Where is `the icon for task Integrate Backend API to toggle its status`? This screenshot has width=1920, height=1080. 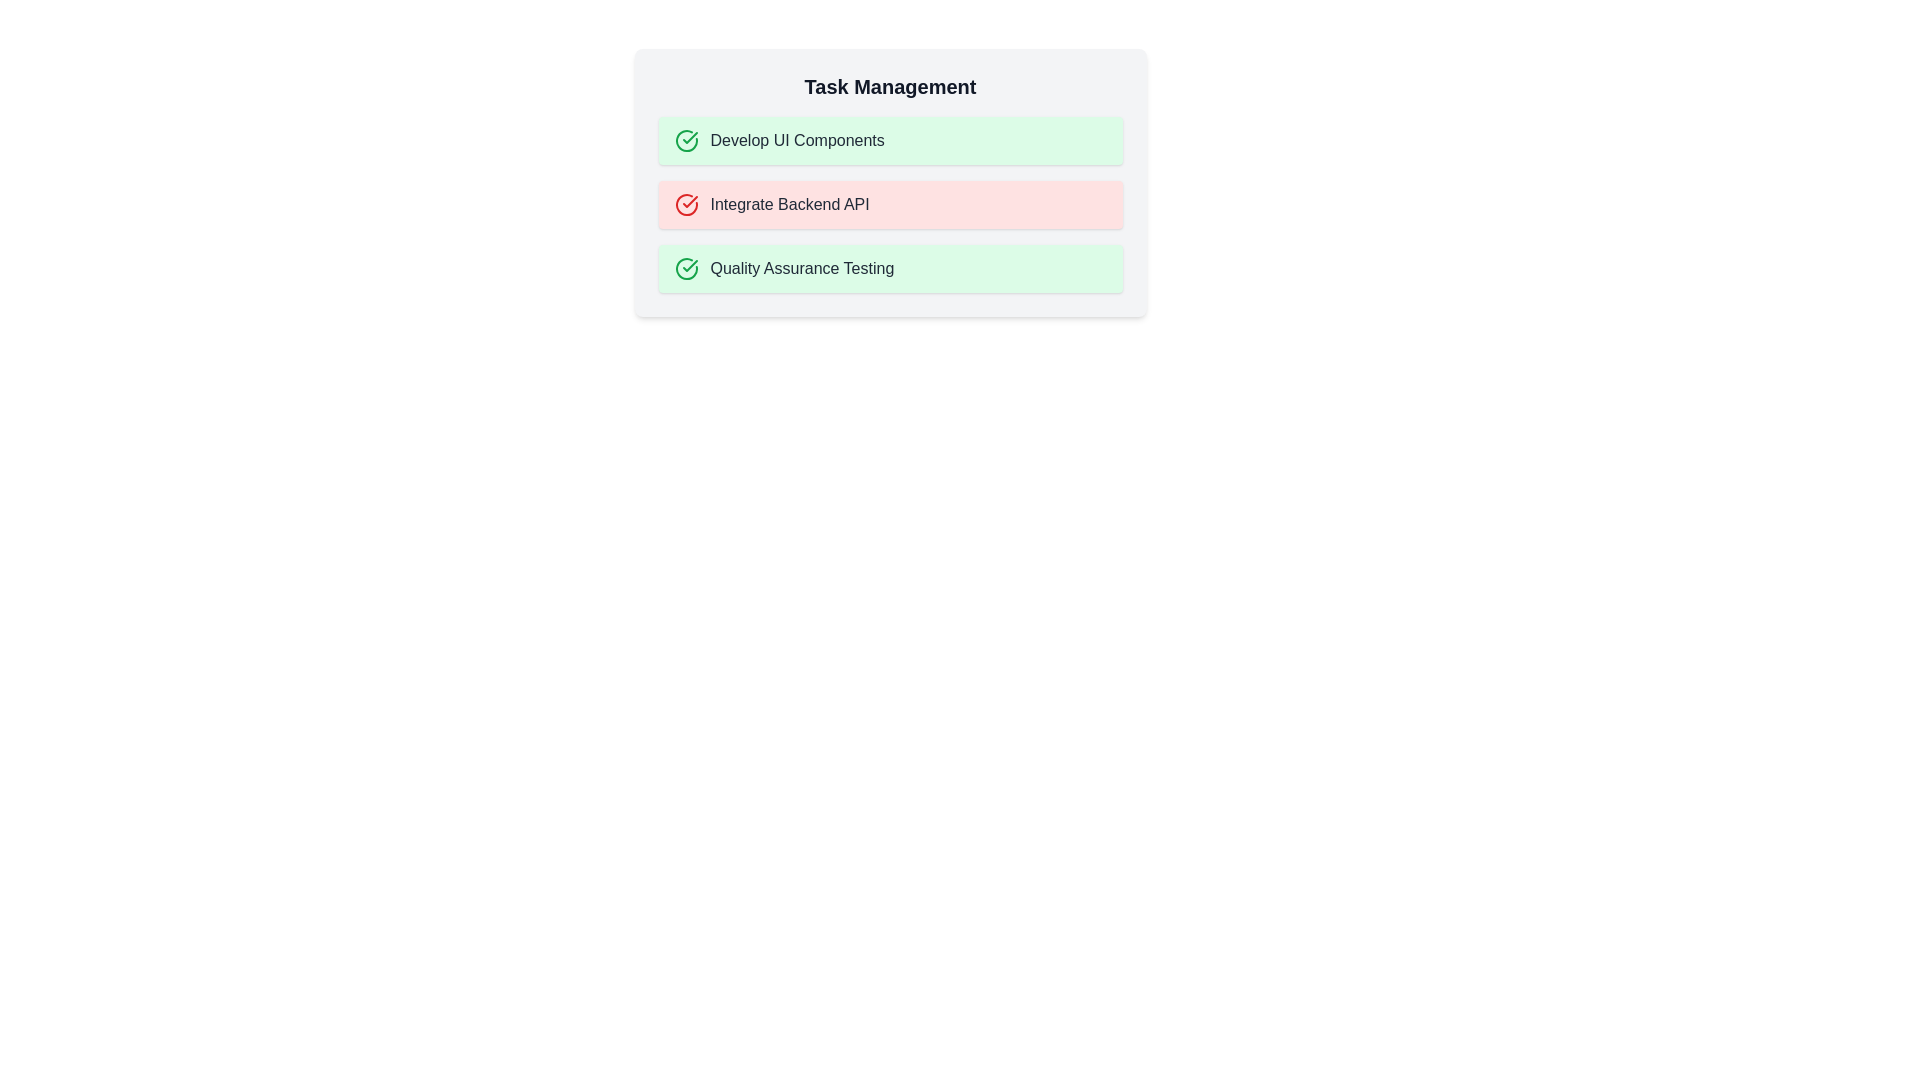
the icon for task Integrate Backend API to toggle its status is located at coordinates (686, 204).